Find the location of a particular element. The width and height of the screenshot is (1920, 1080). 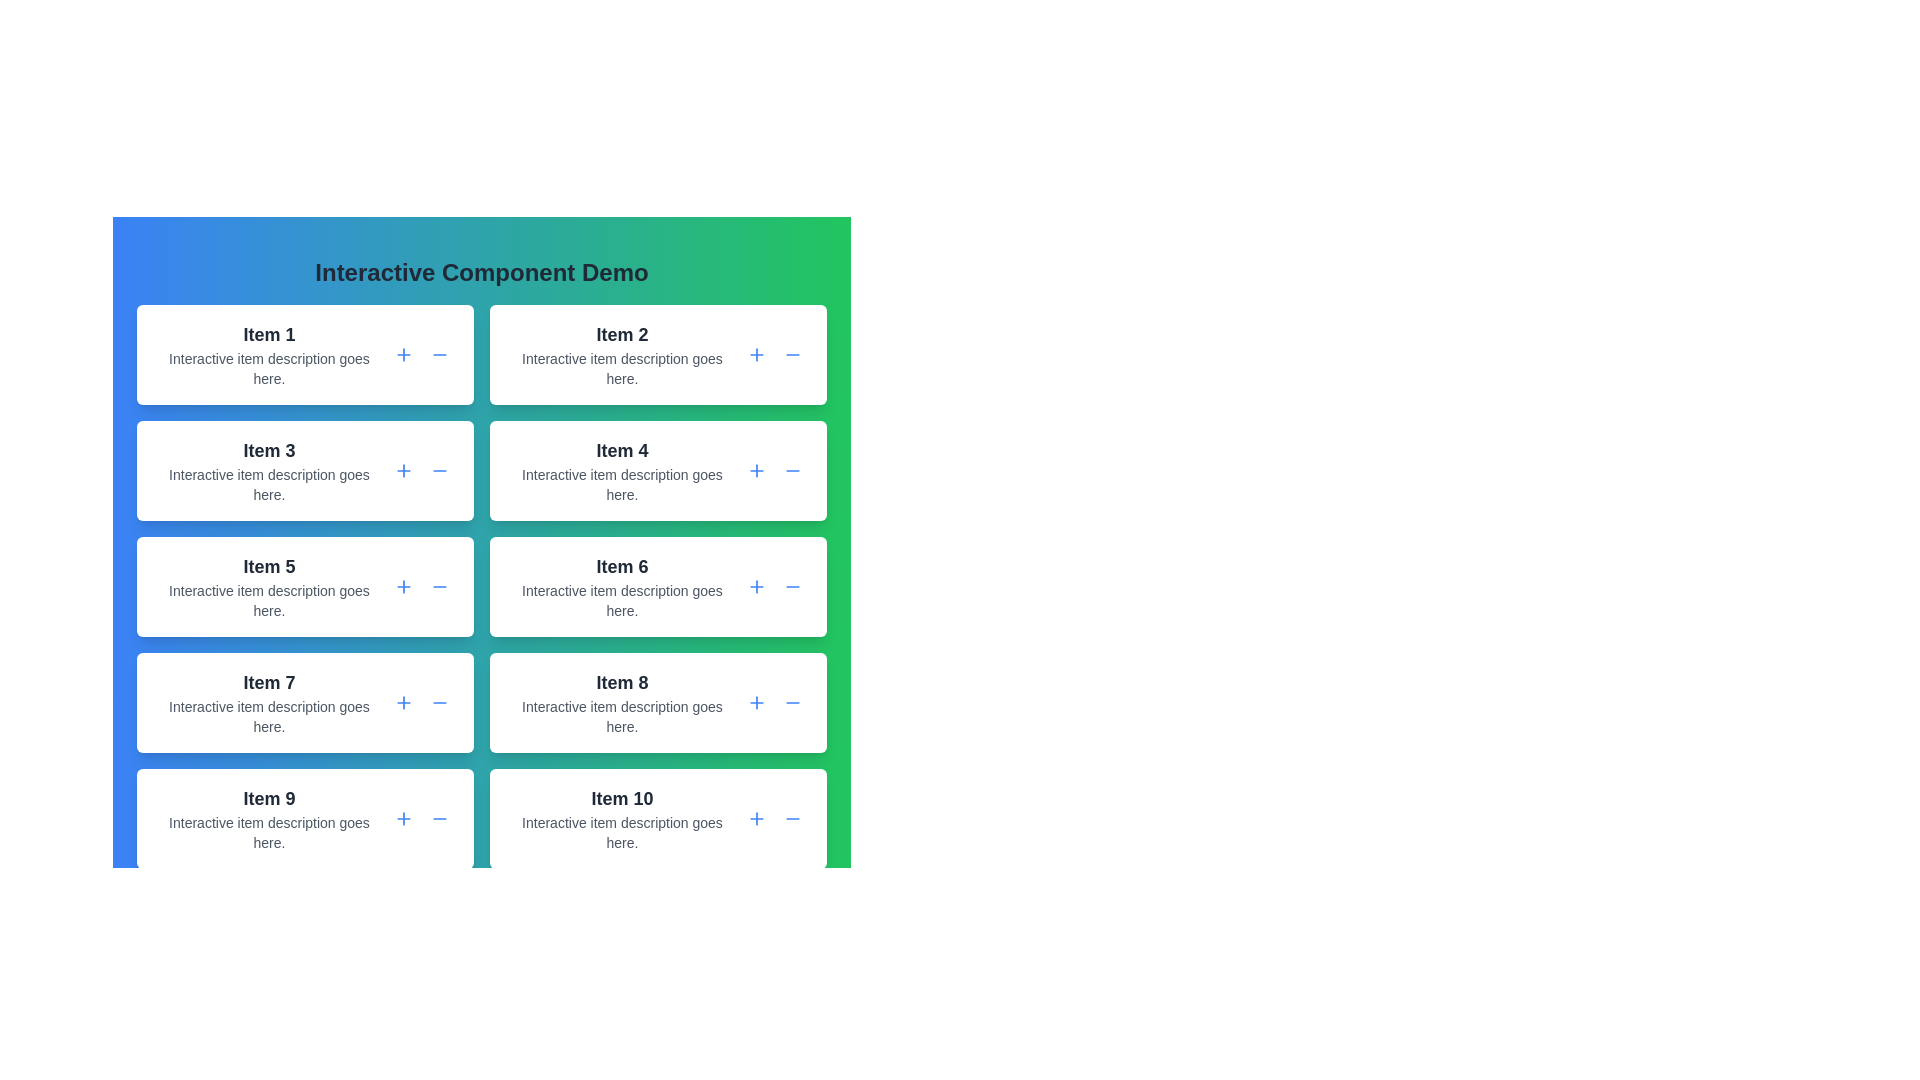

the blue circular icon button located to the left of the minus icon in the row labeled 'Item 5' is located at coordinates (402, 585).